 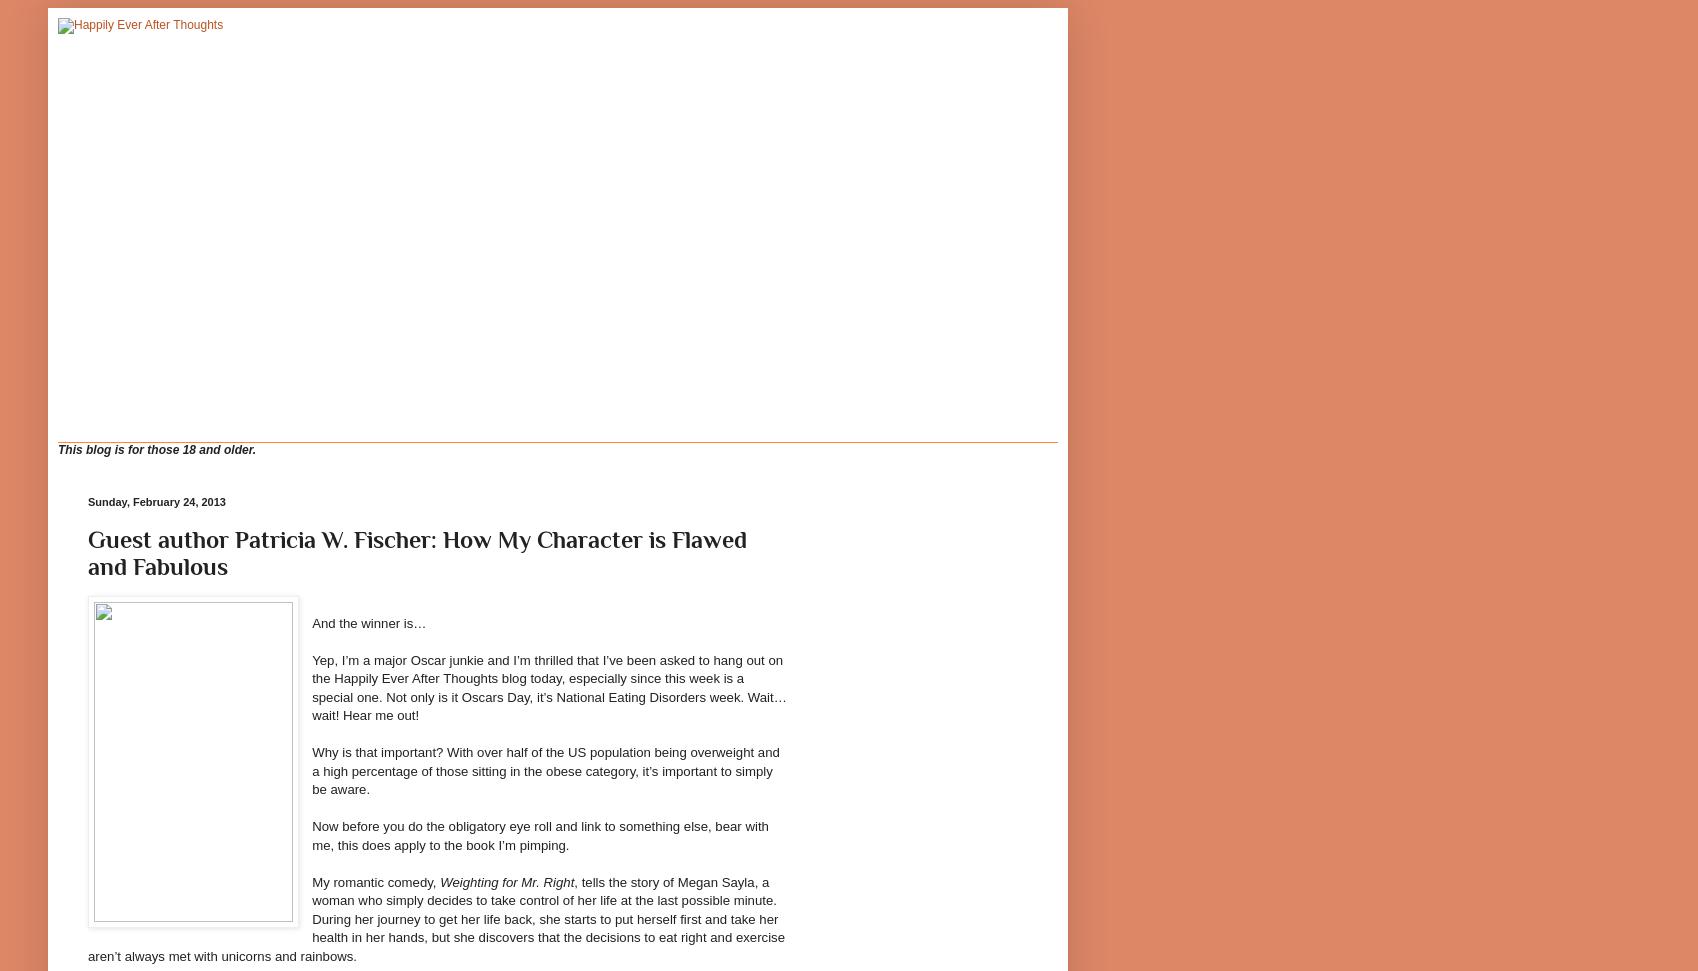 I want to click on 'Sunday, February 24, 2013', so click(x=155, y=501).